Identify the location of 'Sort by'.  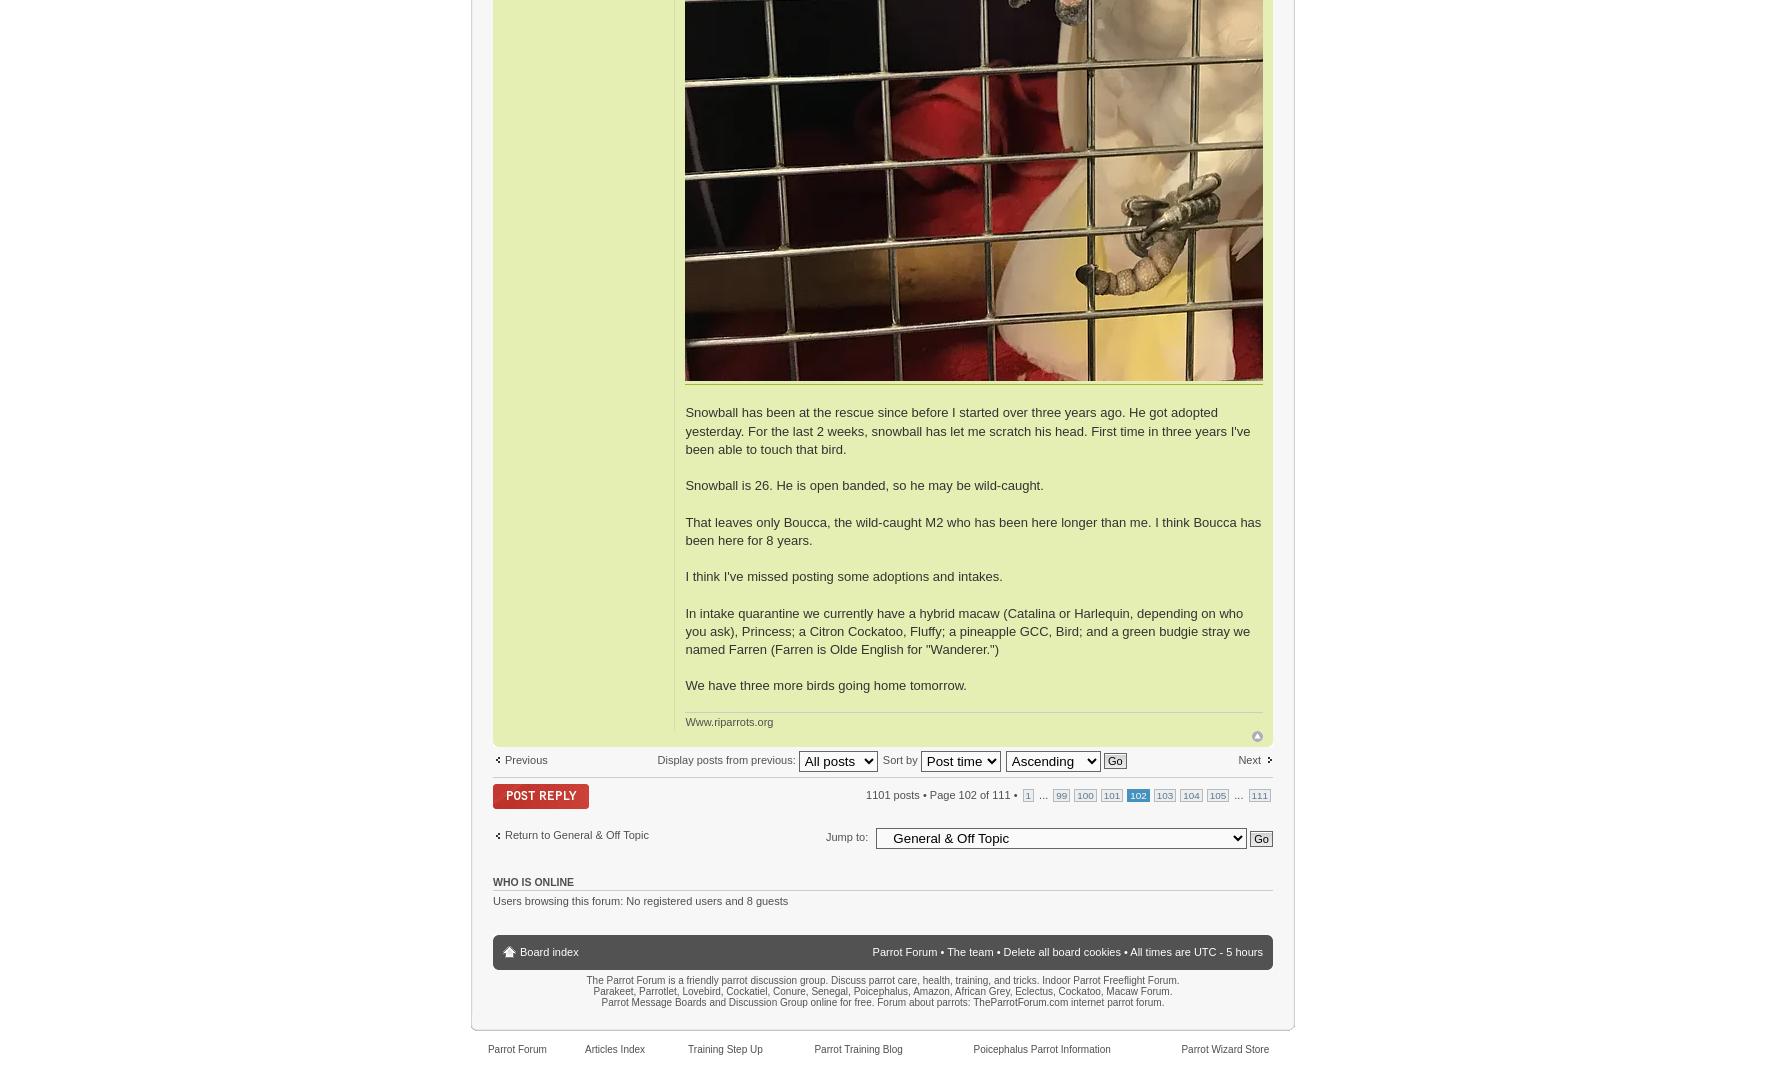
(900, 759).